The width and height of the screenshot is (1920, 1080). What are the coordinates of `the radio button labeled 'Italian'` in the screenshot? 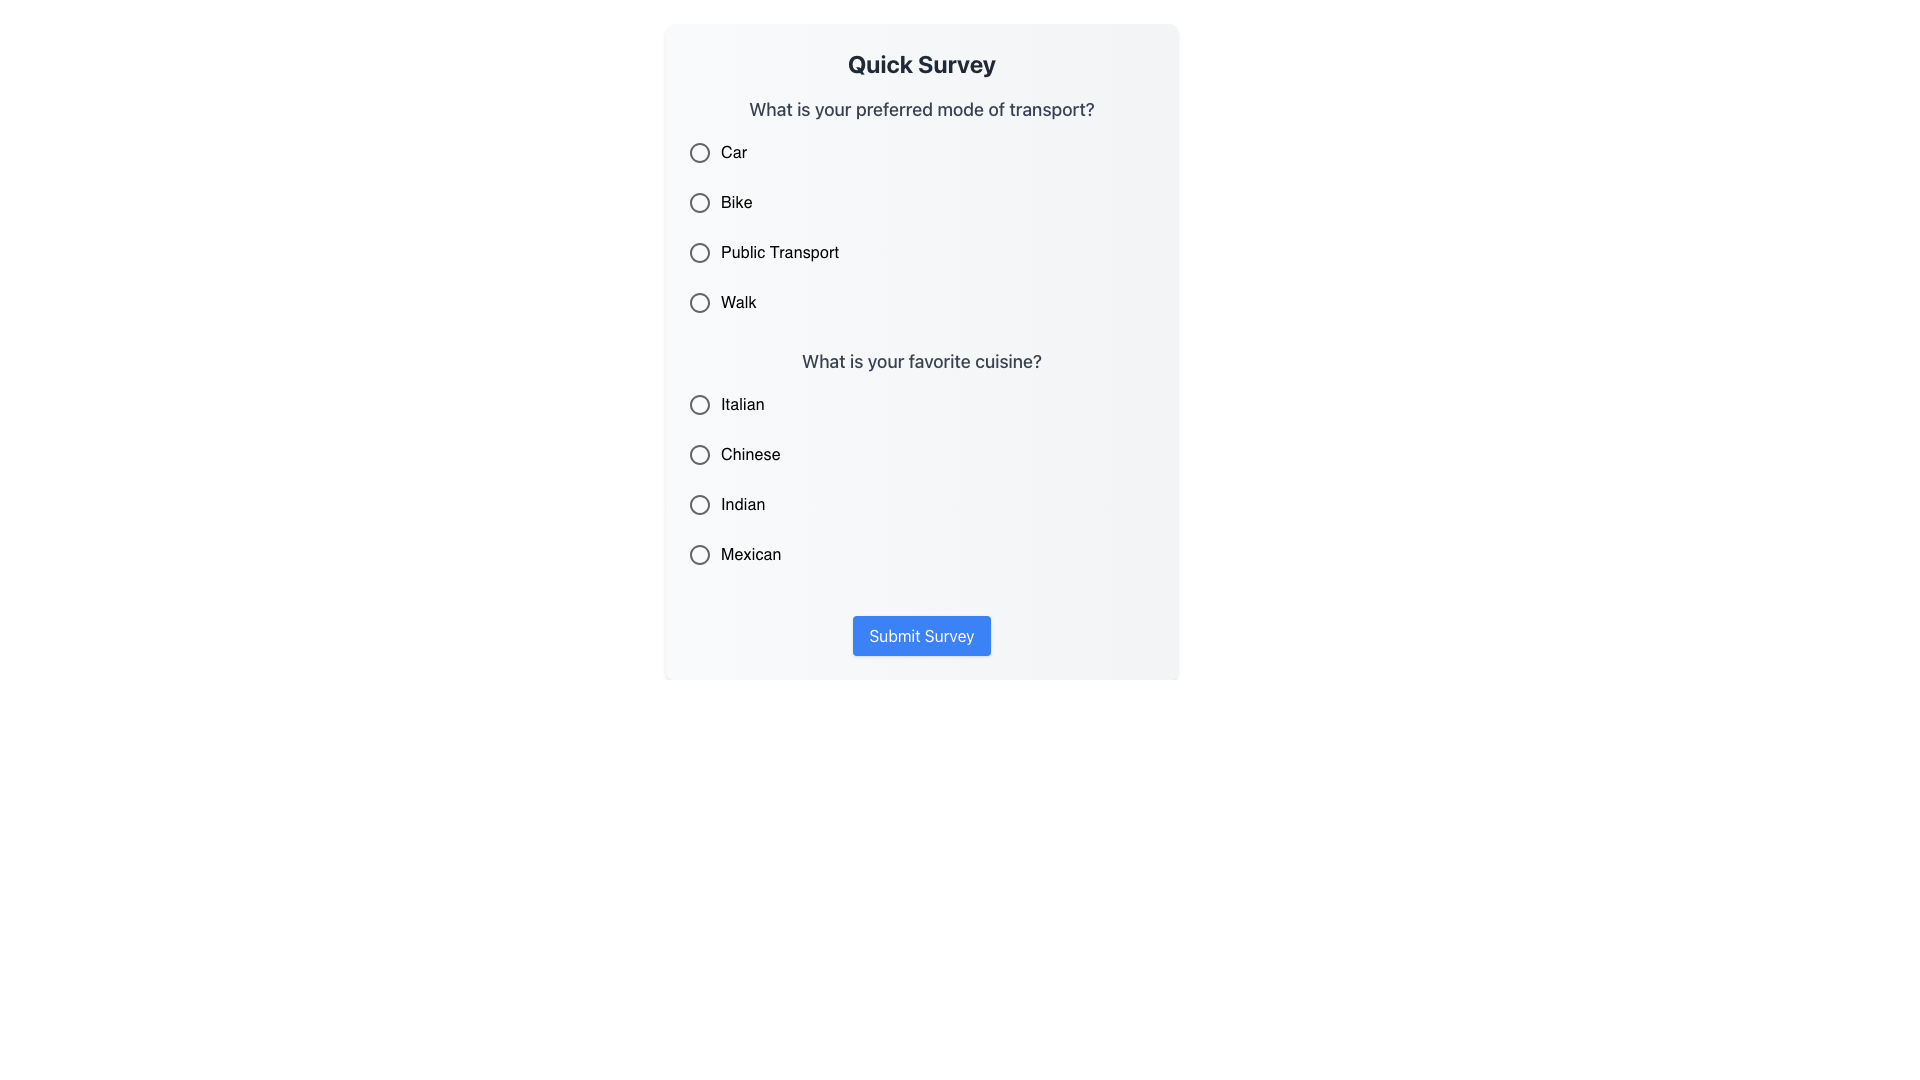 It's located at (700, 405).